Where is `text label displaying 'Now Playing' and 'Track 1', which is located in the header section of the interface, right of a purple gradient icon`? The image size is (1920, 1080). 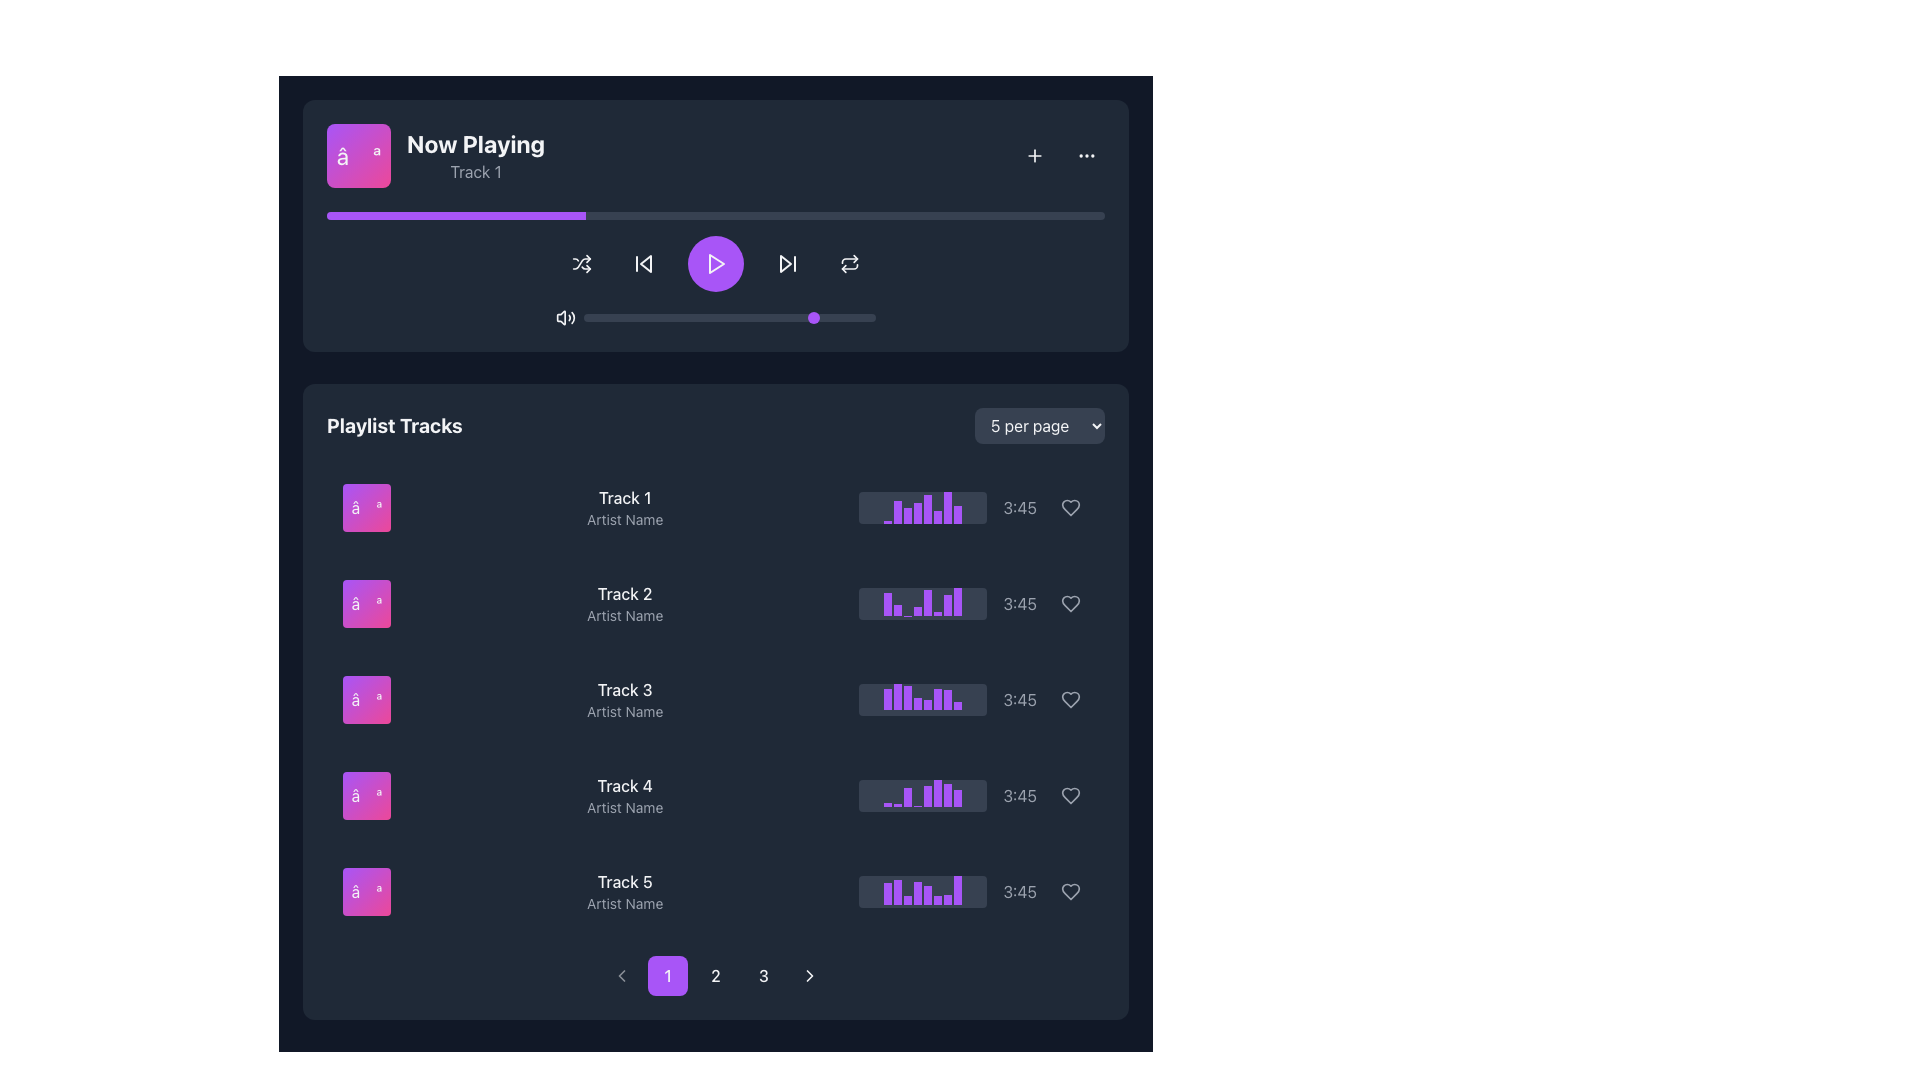 text label displaying 'Now Playing' and 'Track 1', which is located in the header section of the interface, right of a purple gradient icon is located at coordinates (474, 154).